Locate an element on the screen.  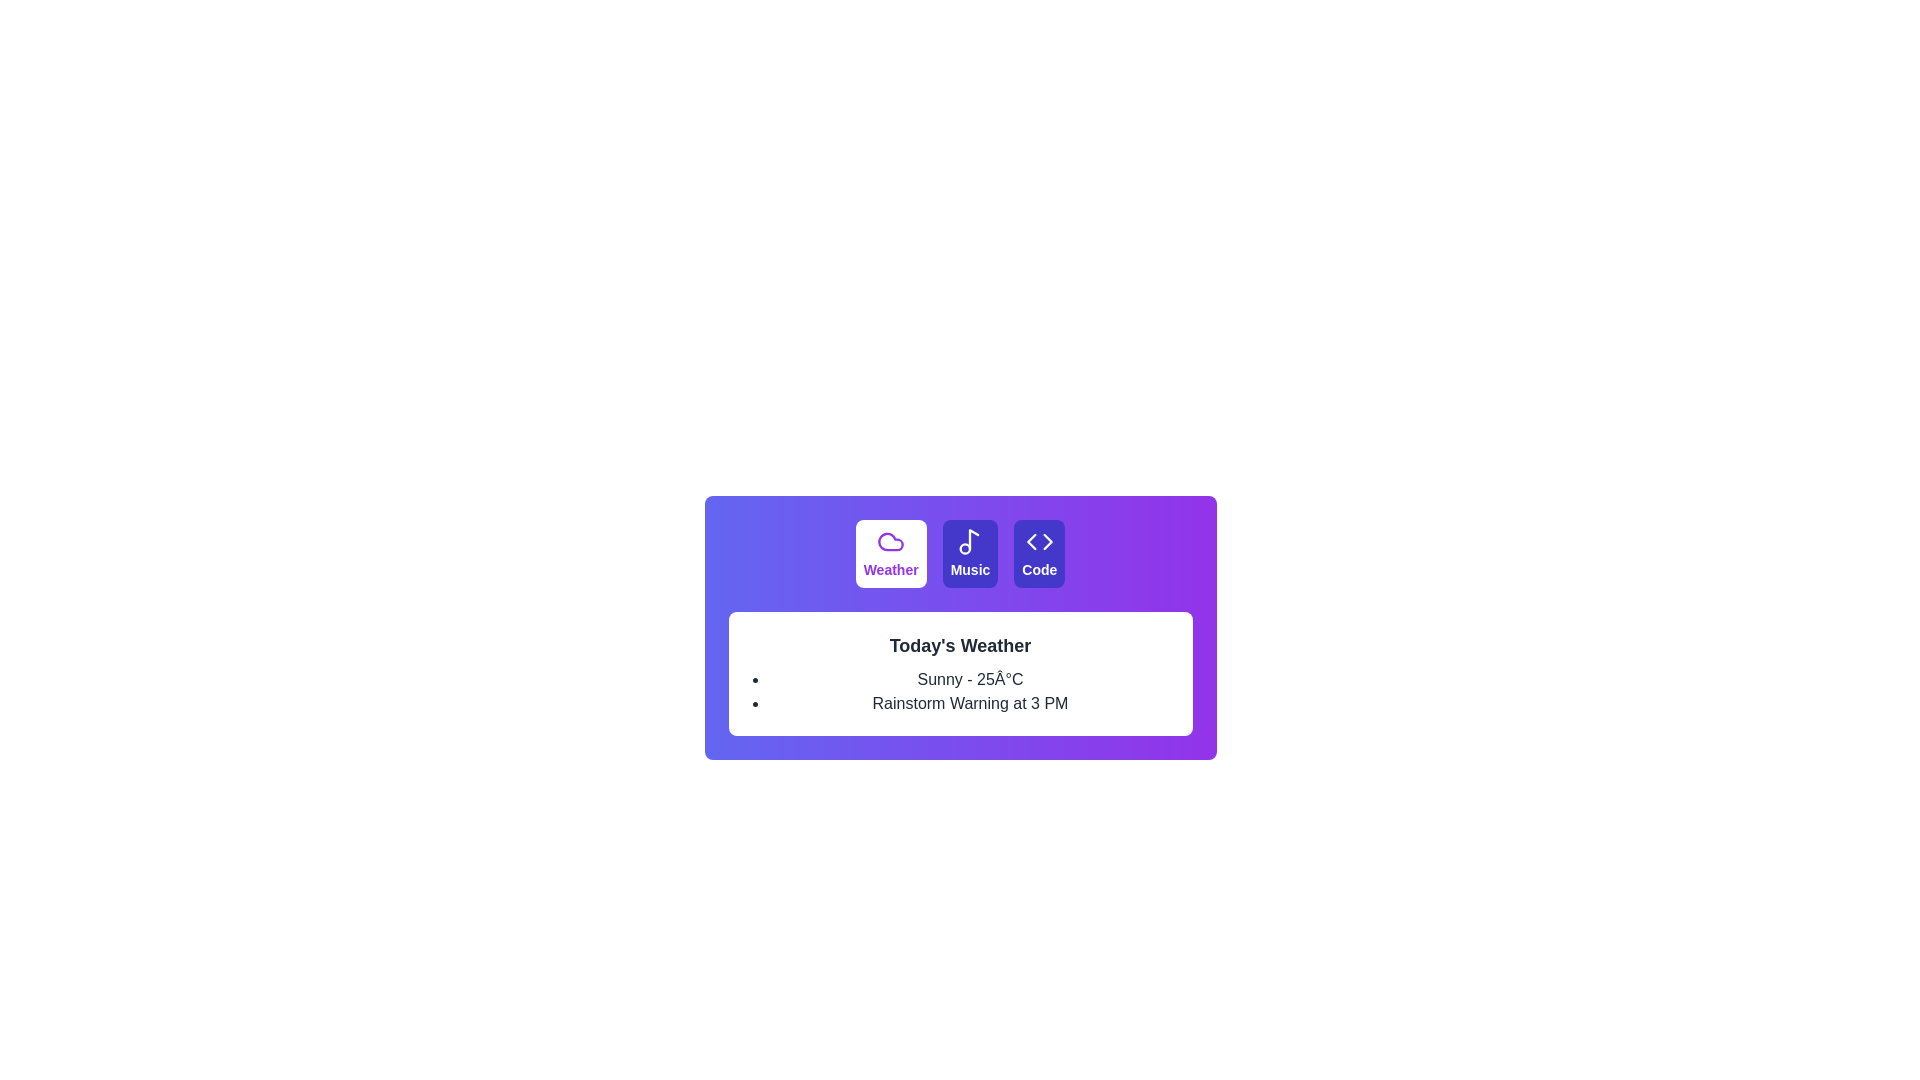
information from the text label displaying 'Rainstorm Warning at 3 PM', which is the second item in a bulleted list under 'Today's Weather' is located at coordinates (970, 703).